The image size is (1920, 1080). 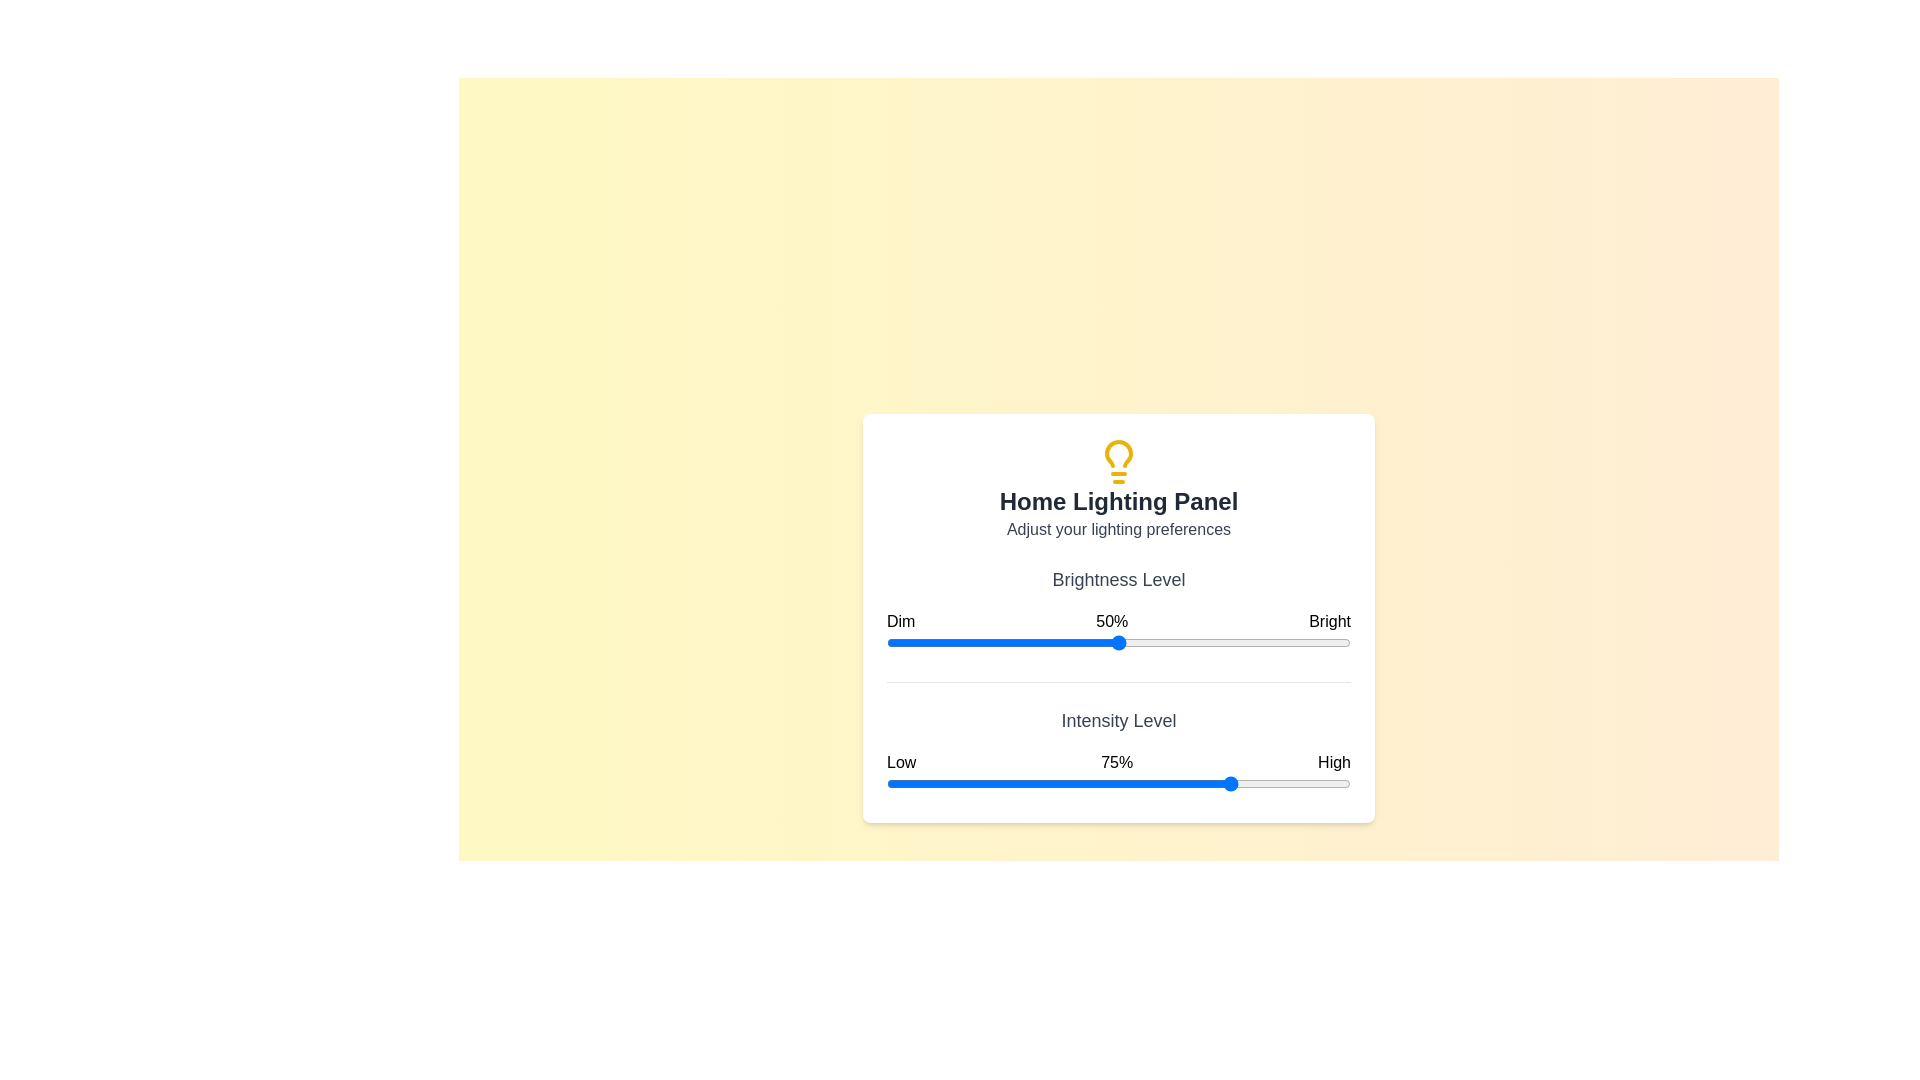 What do you see at coordinates (975, 782) in the screenshot?
I see `the Intensity Level slider` at bounding box center [975, 782].